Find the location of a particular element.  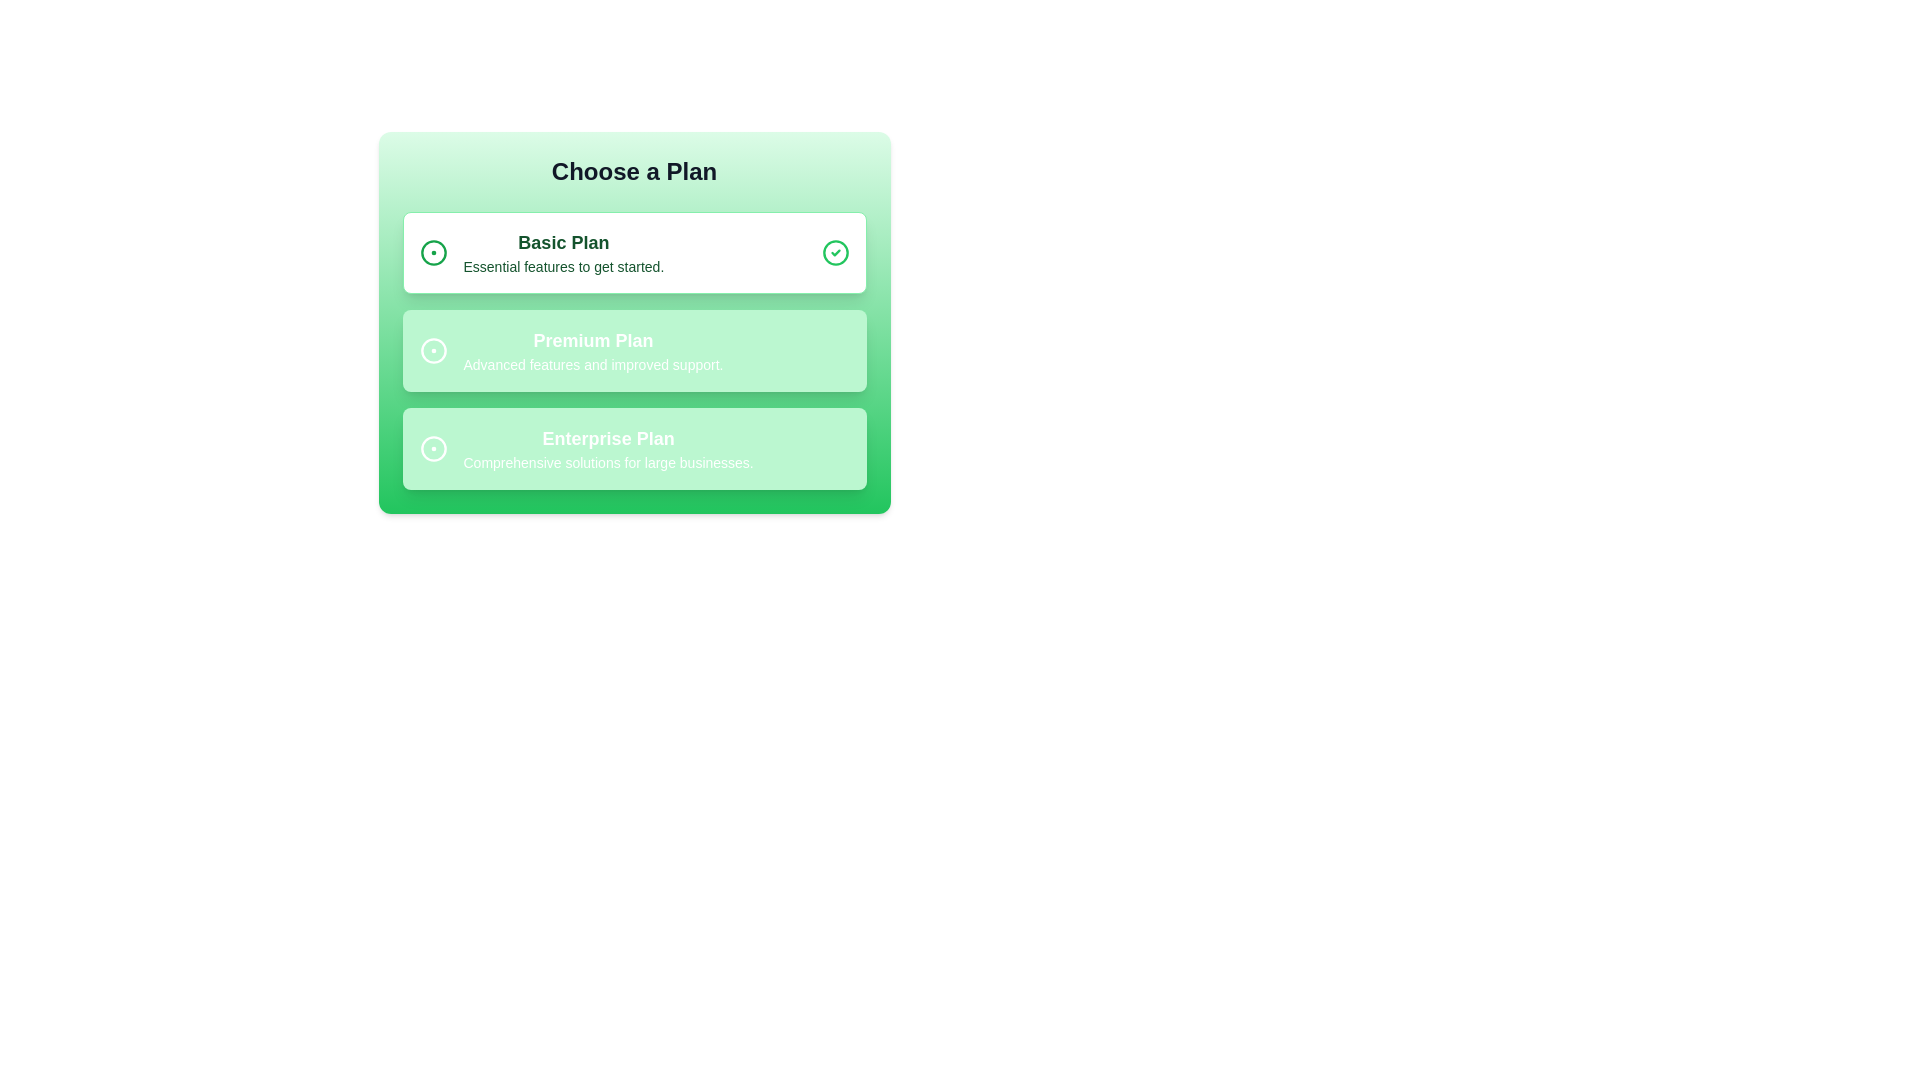

text label stating 'Essential features to get started.' which is styled in dark green and located below the title 'Basic Plan' on the main interface is located at coordinates (562, 265).